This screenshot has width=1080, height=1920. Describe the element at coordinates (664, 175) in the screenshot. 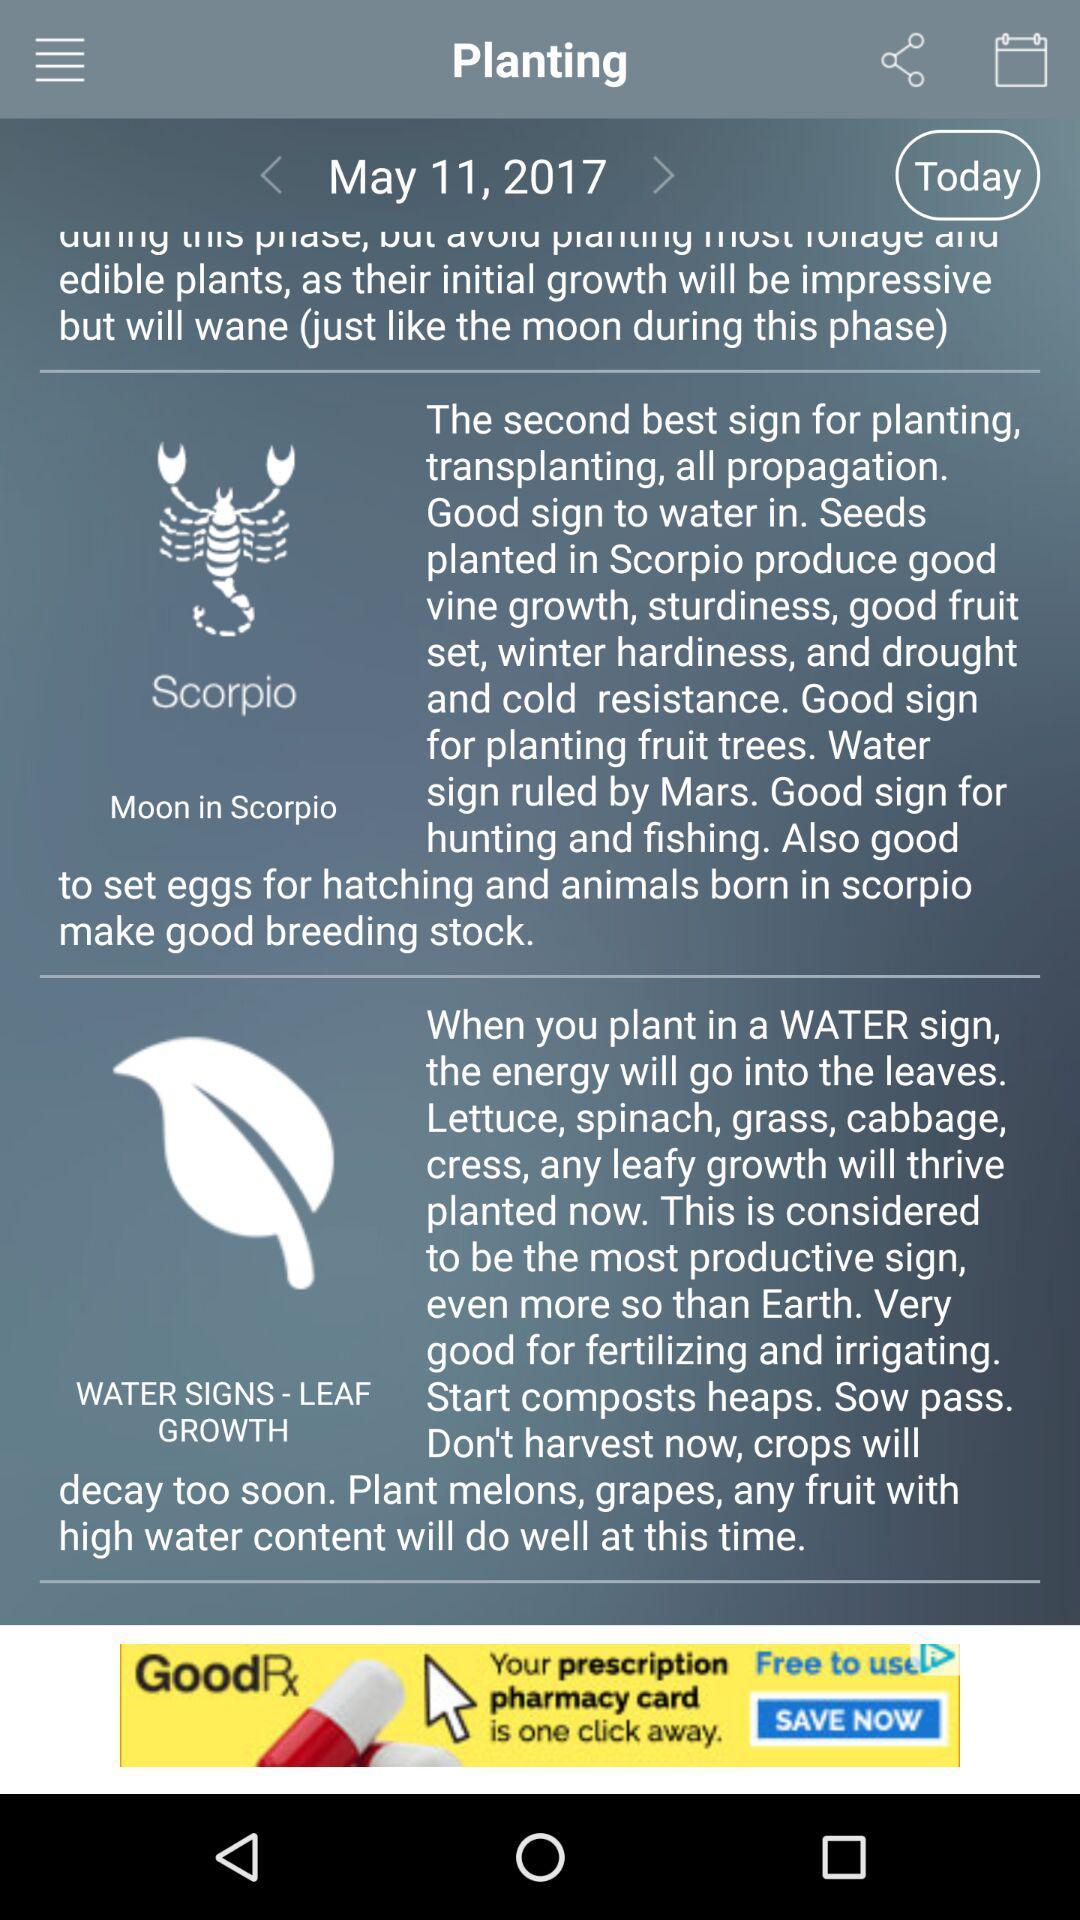

I see `next page` at that location.